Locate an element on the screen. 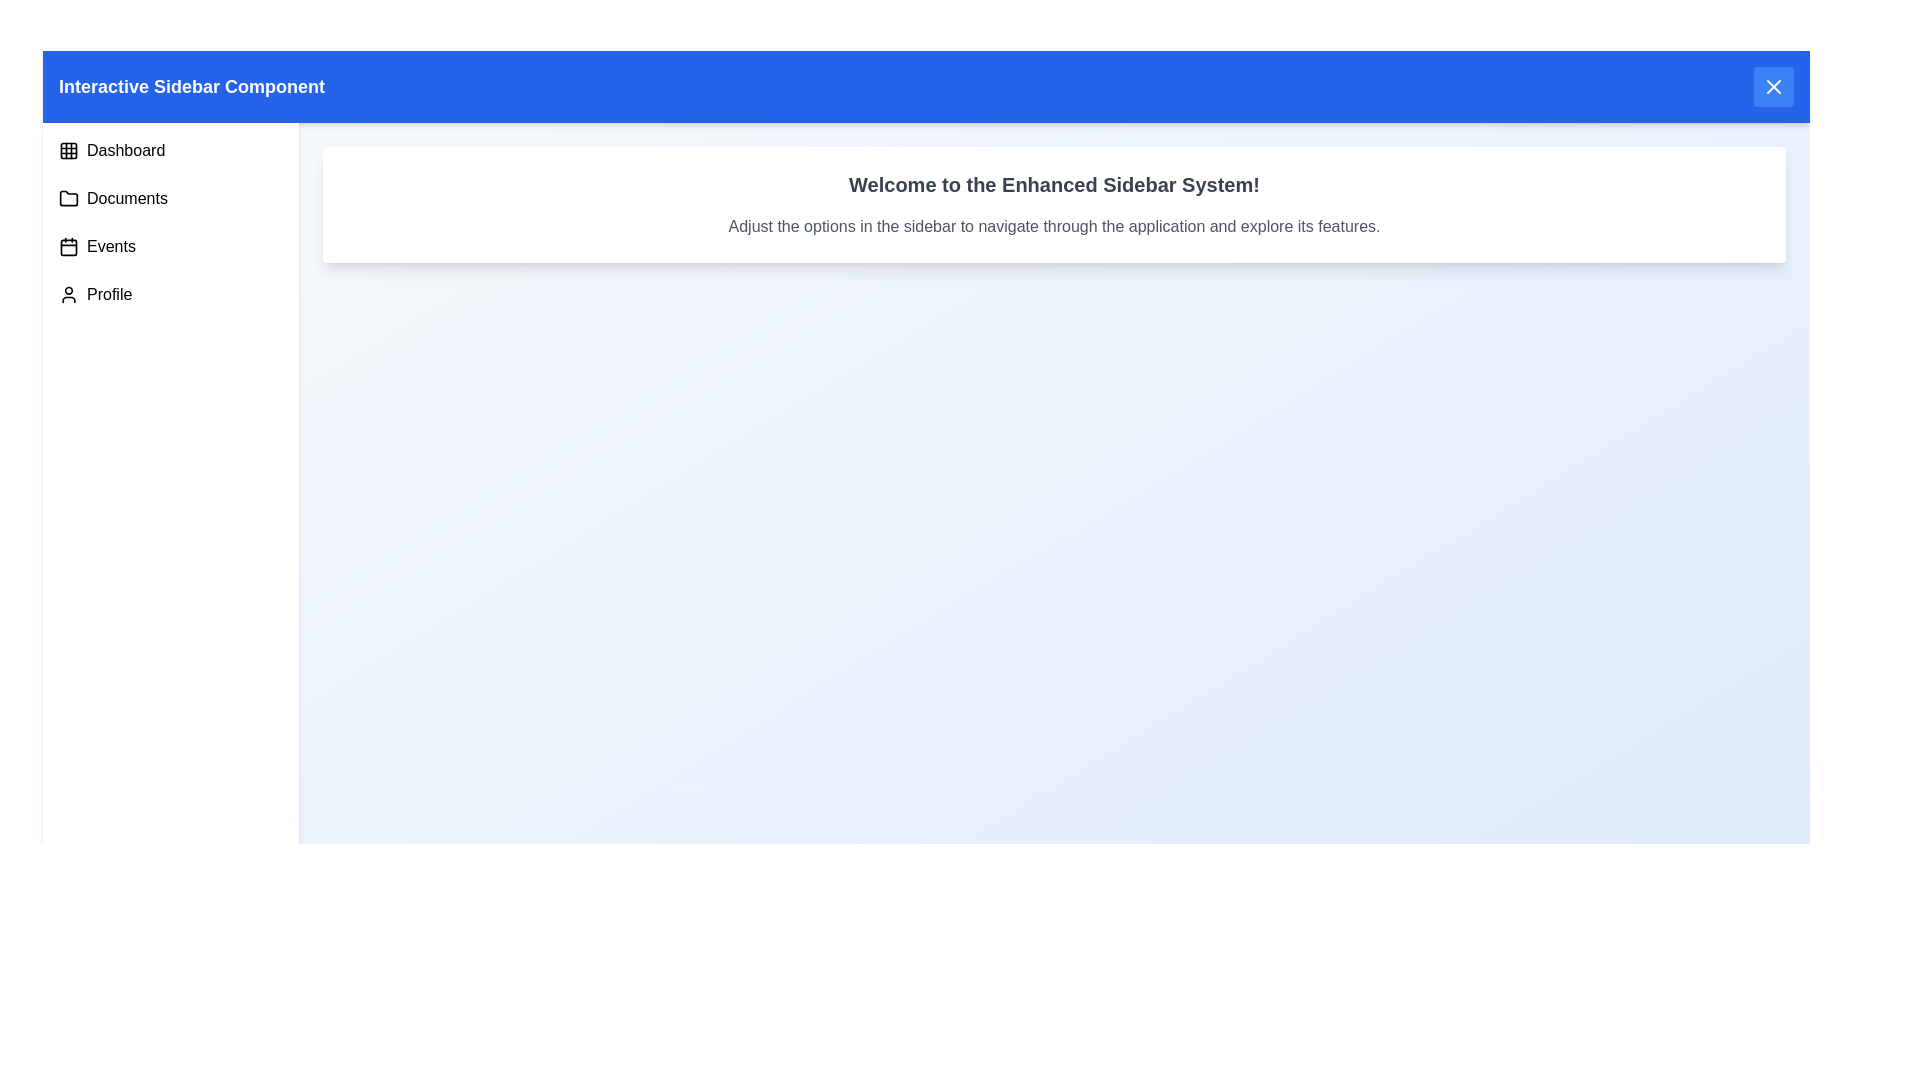 This screenshot has height=1080, width=1920. the calendar icon located to the left of the 'Events' label in the sidebar menu is located at coordinates (68, 245).